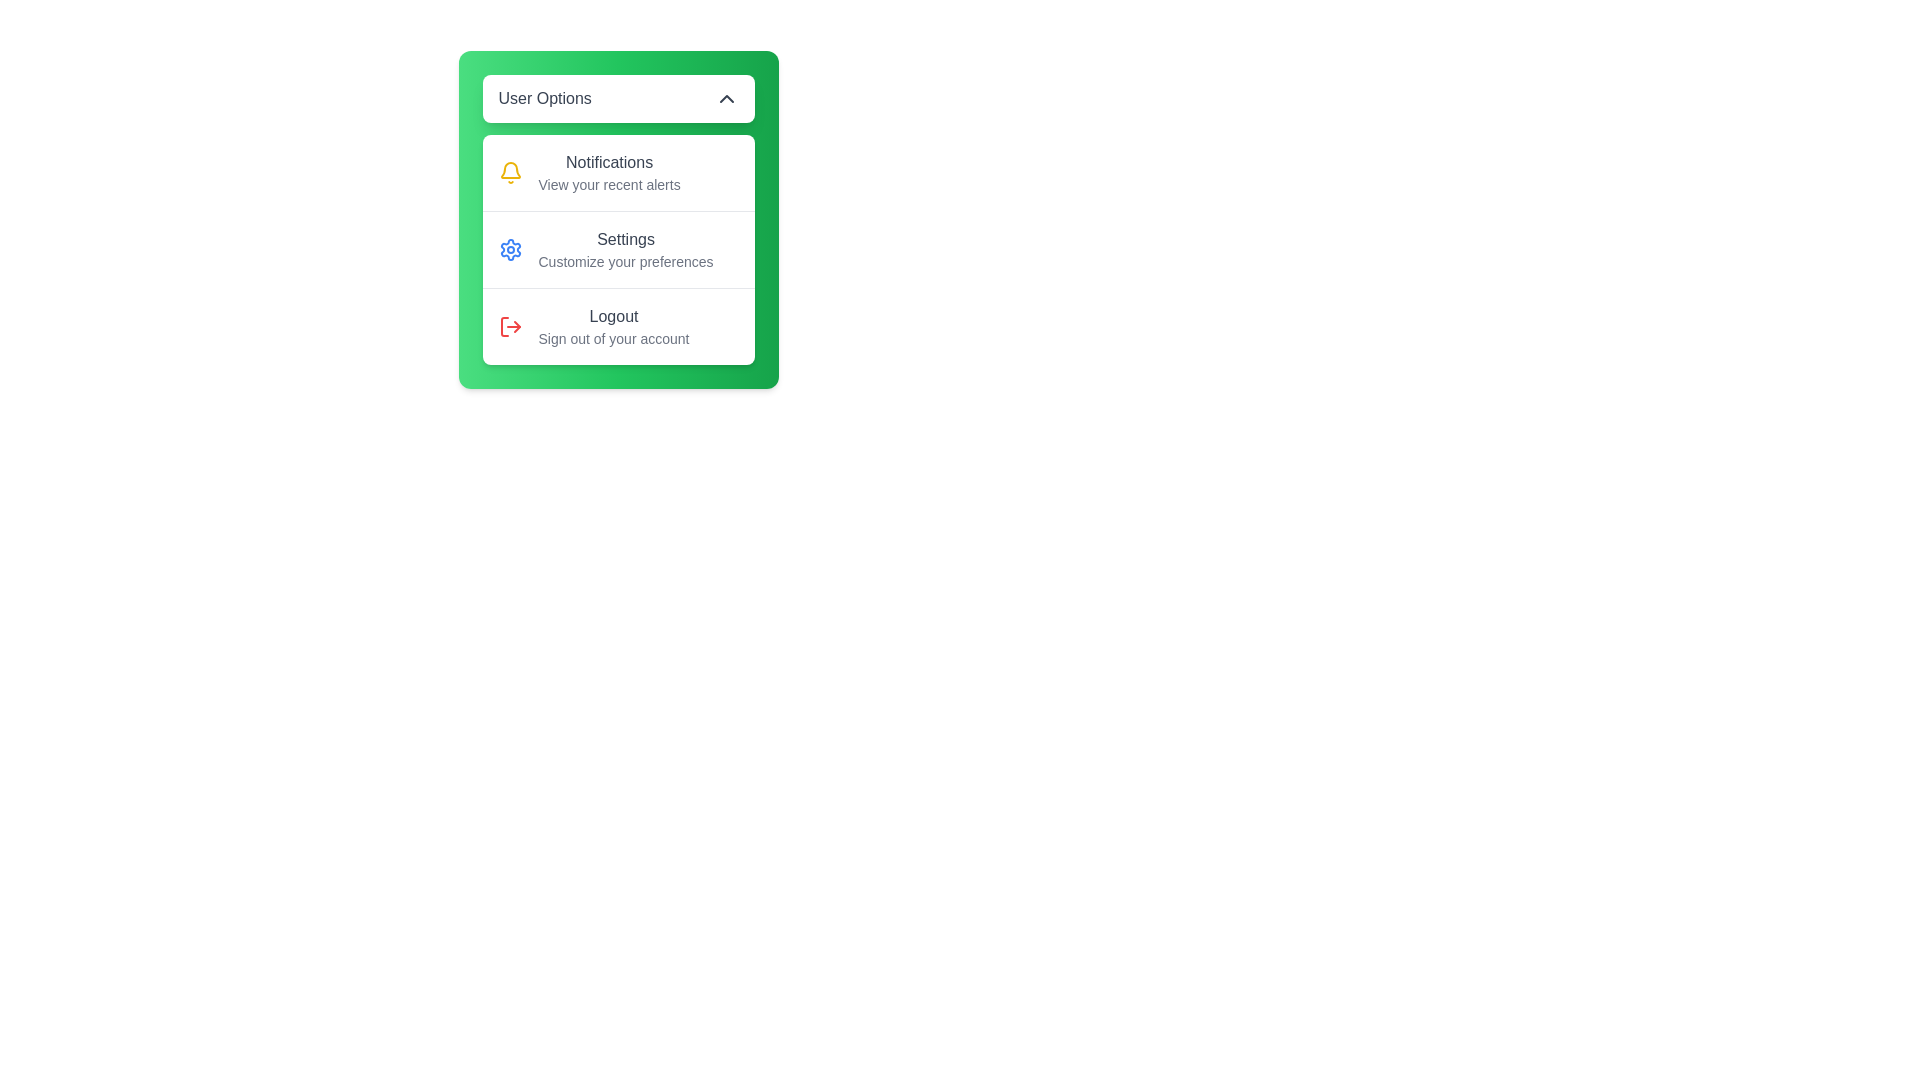  Describe the element at coordinates (613, 338) in the screenshot. I see `the informational text providing hints about the 'Logout' option in the user options dropdown menu, located directly below the 'Logout' text` at that location.